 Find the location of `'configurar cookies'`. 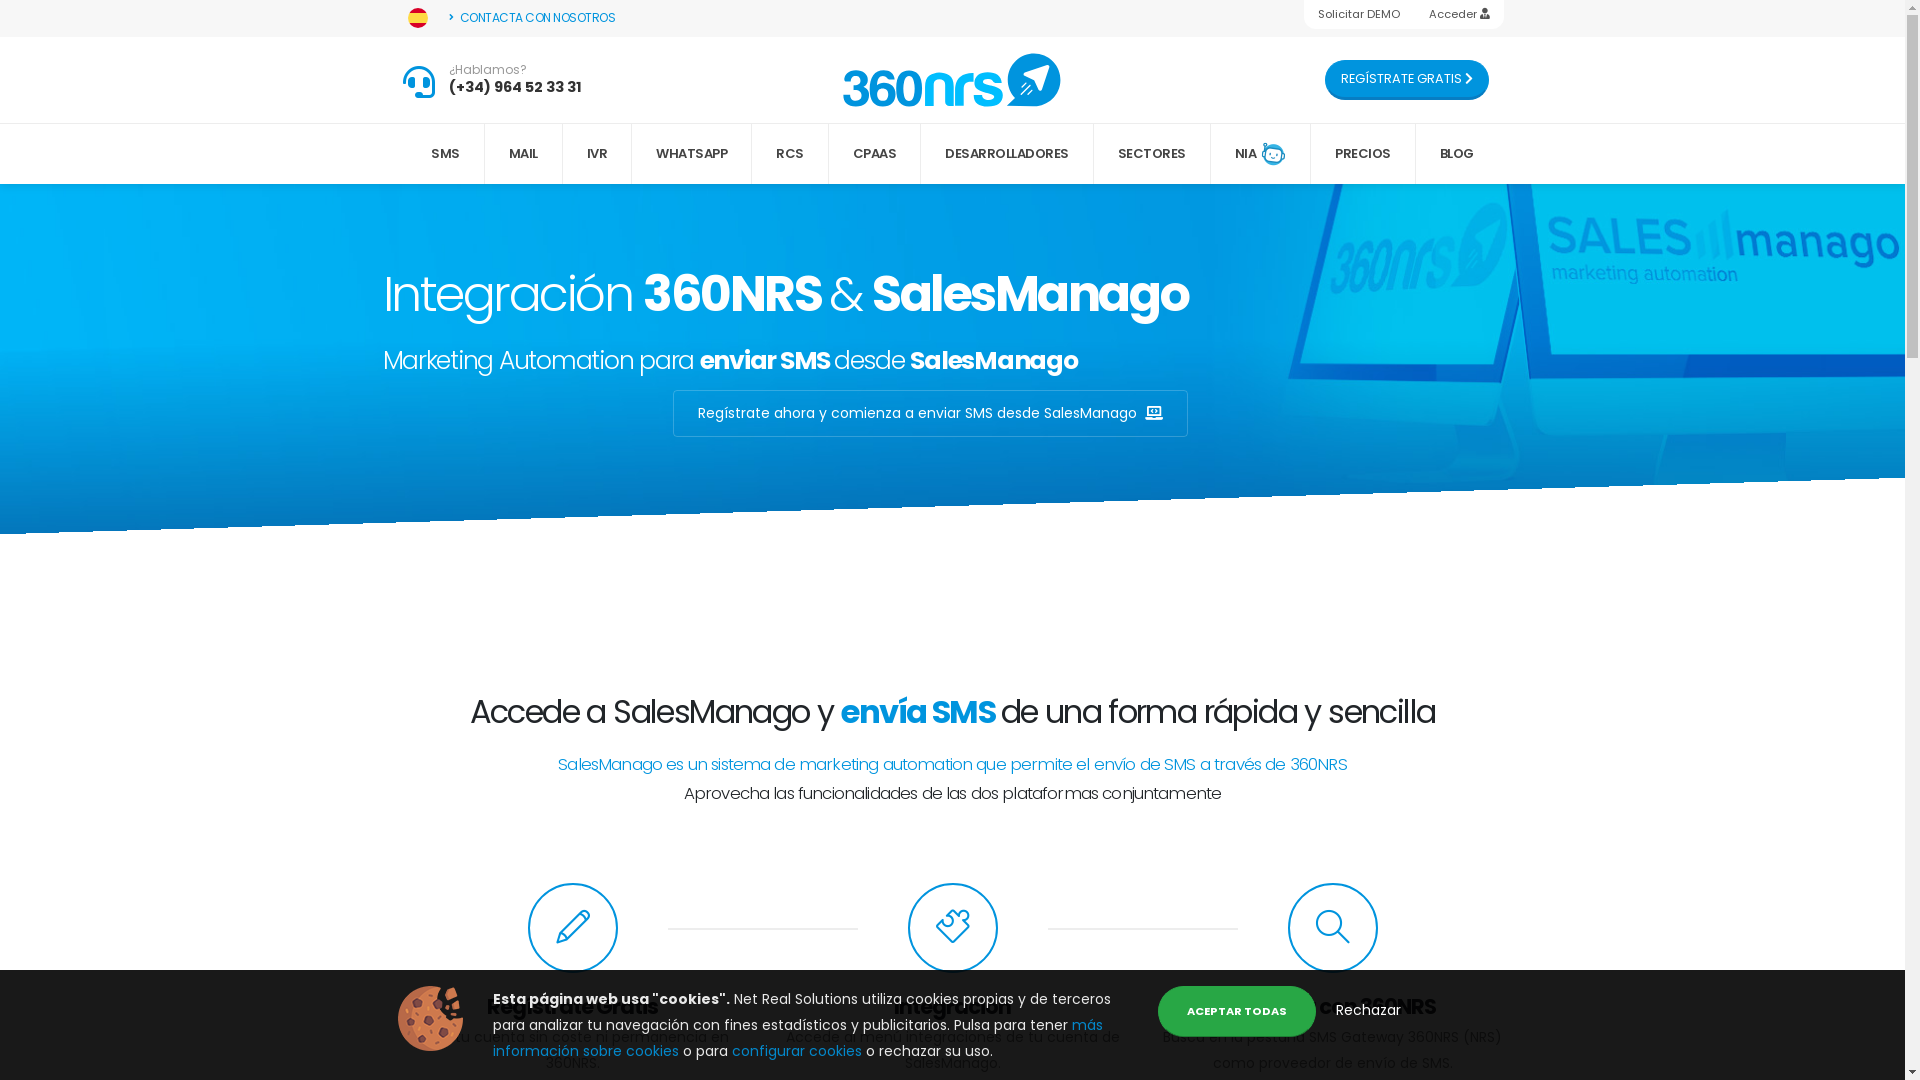

'configurar cookies' is located at coordinates (797, 1049).